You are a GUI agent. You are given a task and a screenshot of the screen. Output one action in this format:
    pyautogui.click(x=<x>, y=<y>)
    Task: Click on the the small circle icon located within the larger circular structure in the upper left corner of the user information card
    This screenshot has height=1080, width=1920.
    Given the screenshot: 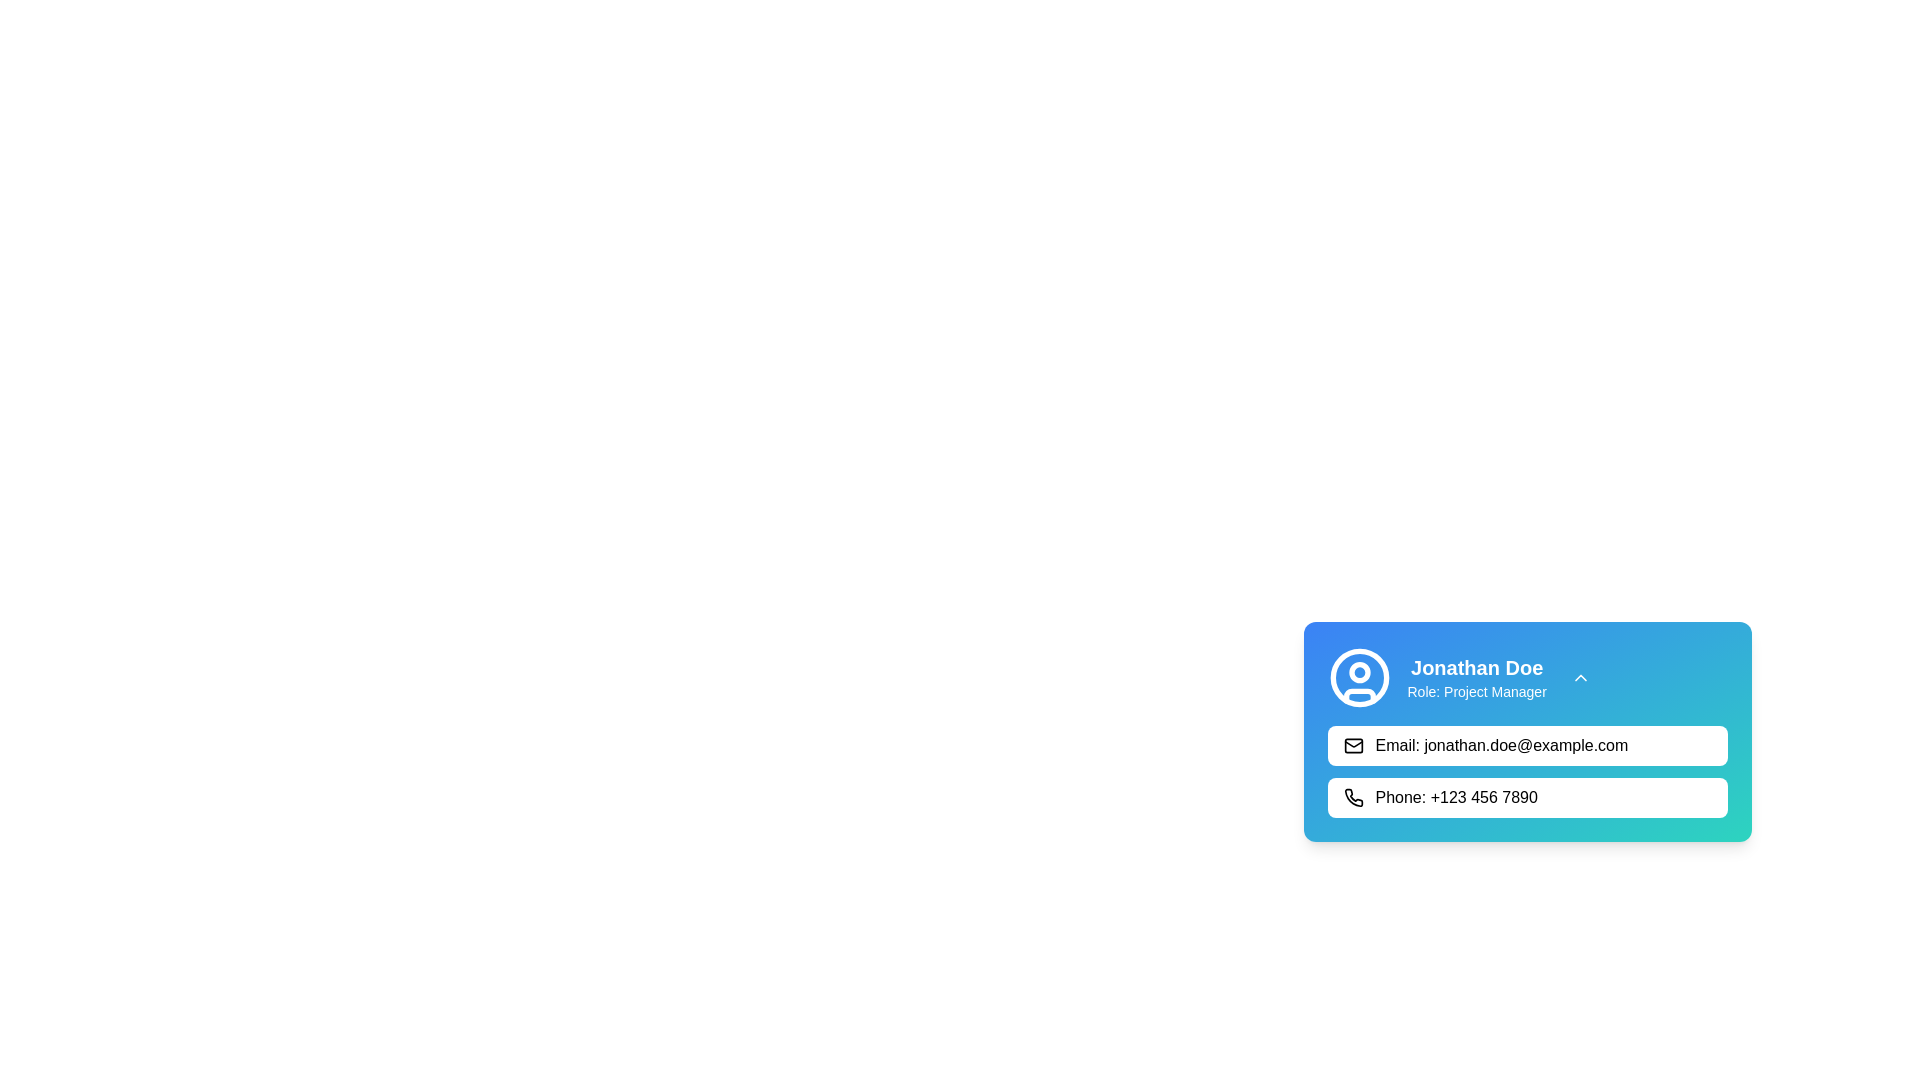 What is the action you would take?
    pyautogui.click(x=1359, y=672)
    